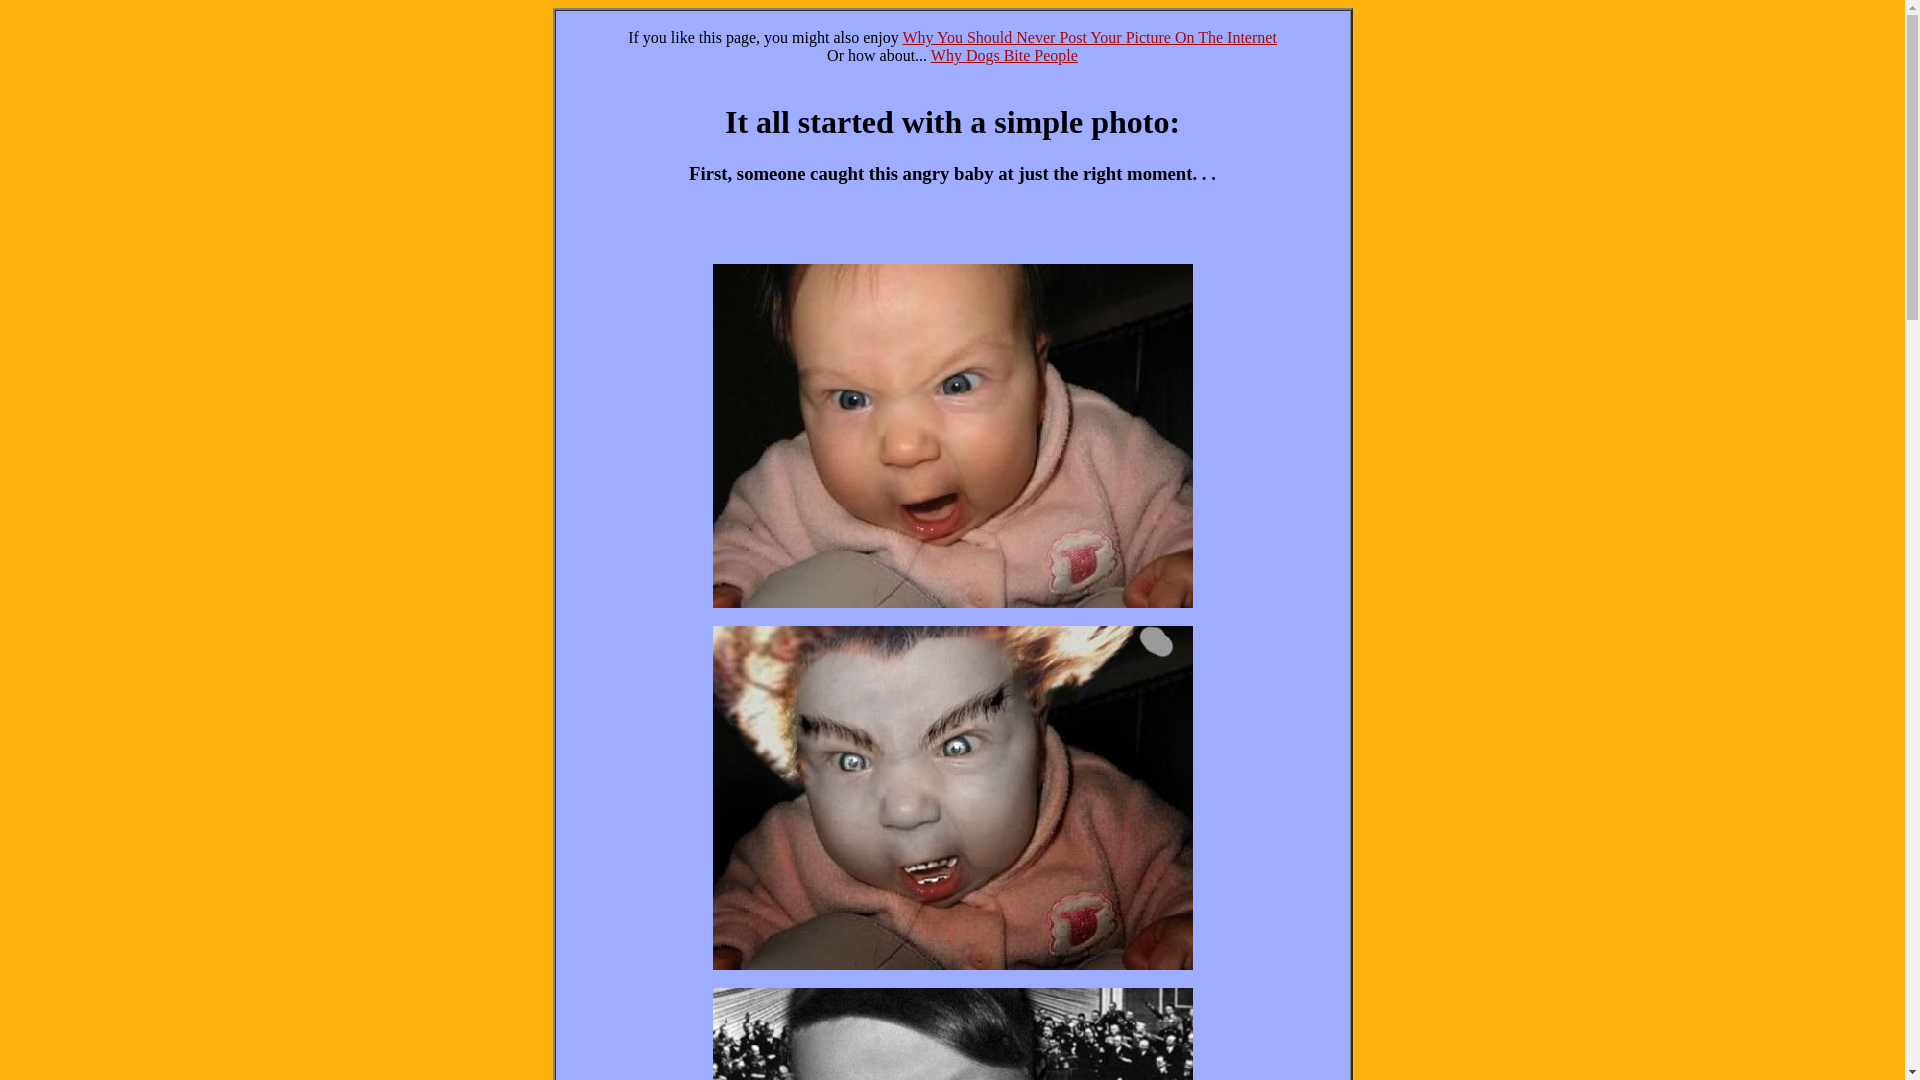 The height and width of the screenshot is (1080, 1920). Describe the element at coordinates (1004, 54) in the screenshot. I see `'Why Dogs Bite People'` at that location.